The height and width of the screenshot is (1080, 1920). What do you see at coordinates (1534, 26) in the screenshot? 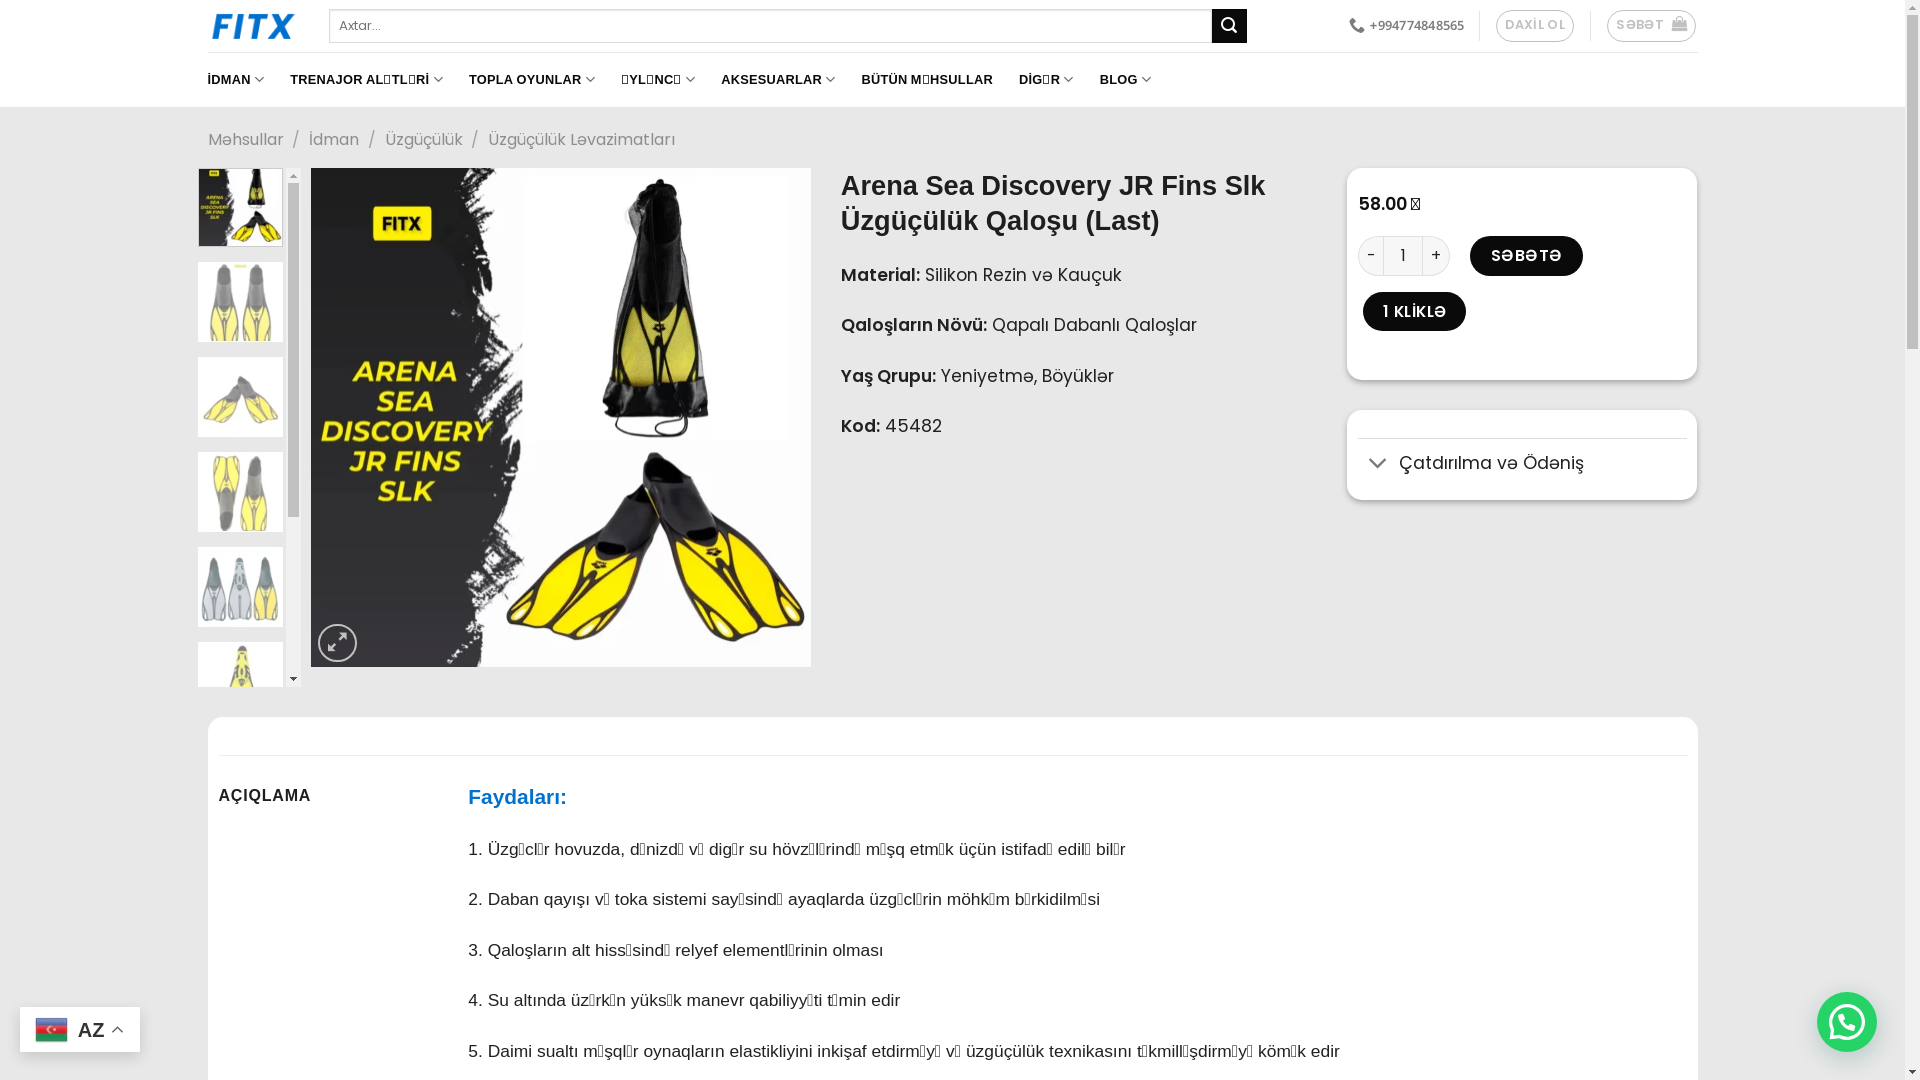
I see `'DAXIL OL'` at bounding box center [1534, 26].